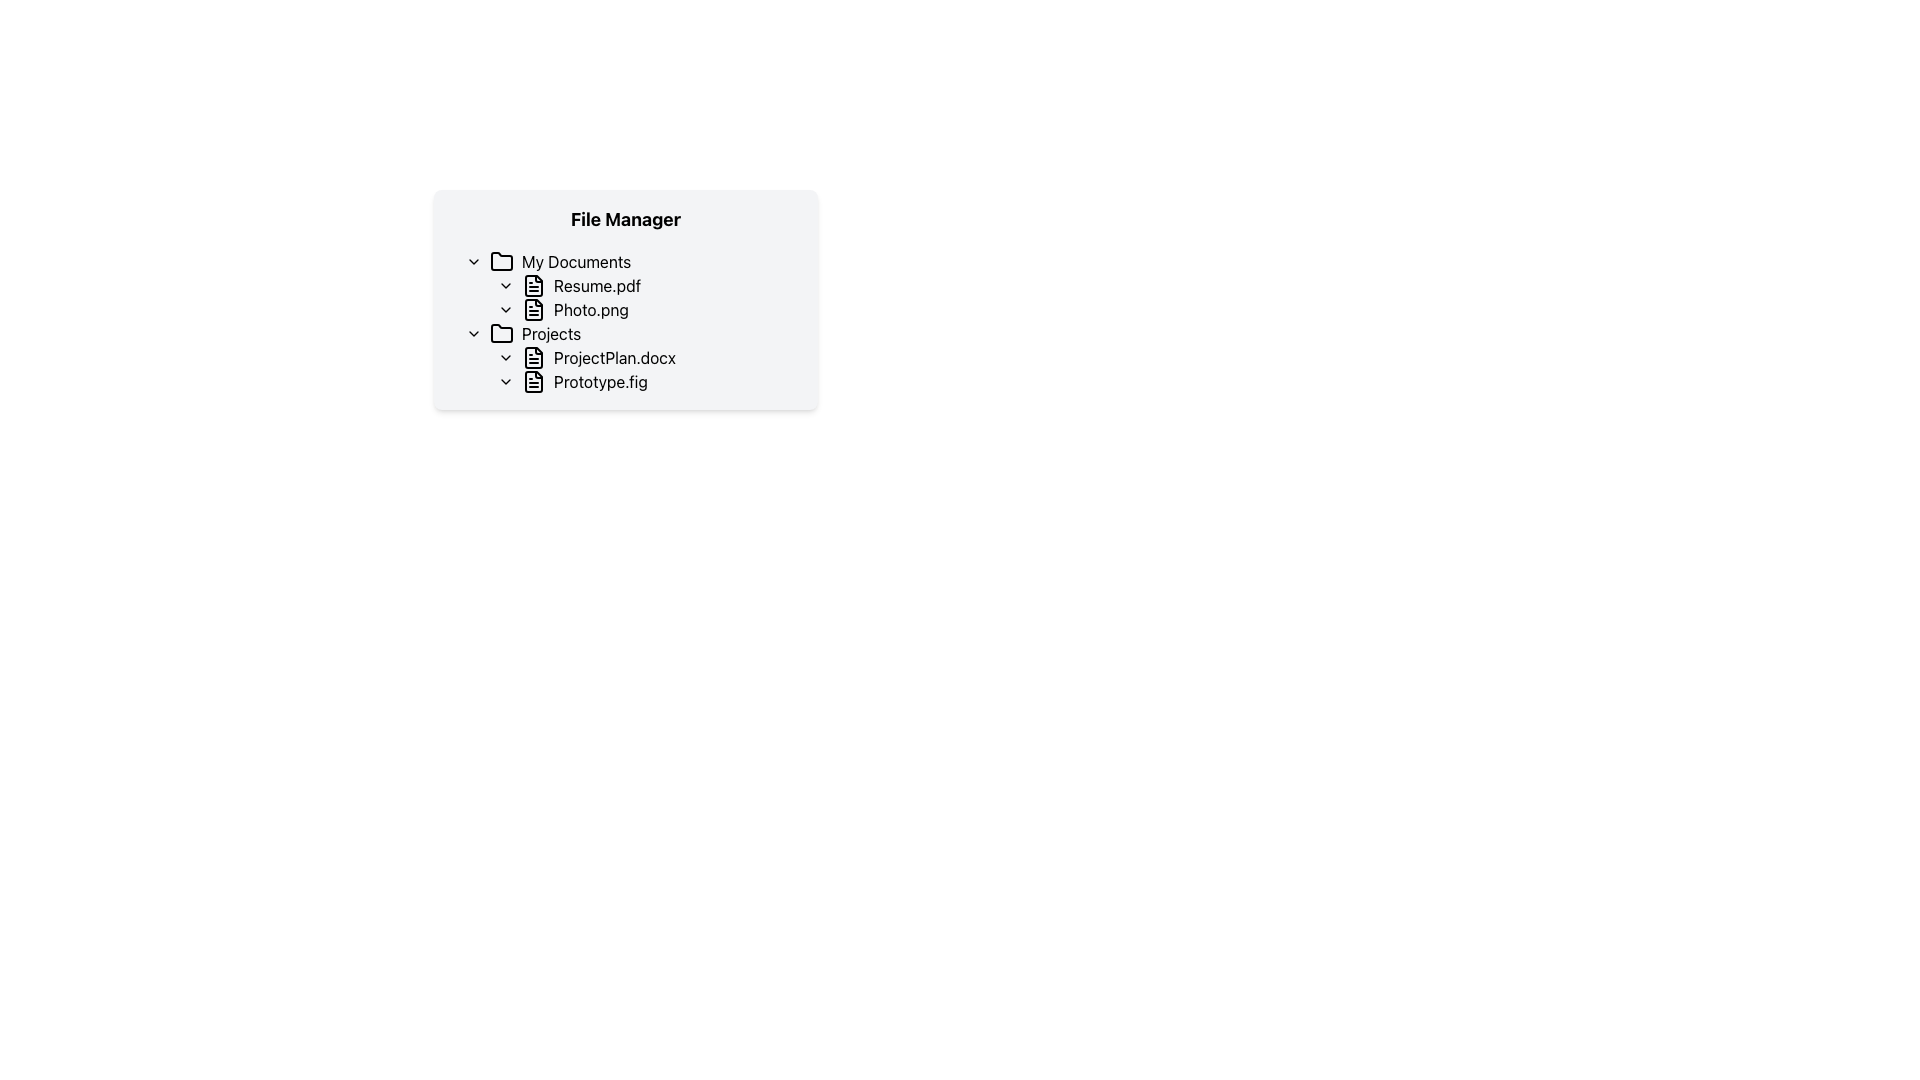 This screenshot has width=1920, height=1080. I want to click on the small black outline document icon adjacent to the text 'Resume.pdf', so click(533, 285).